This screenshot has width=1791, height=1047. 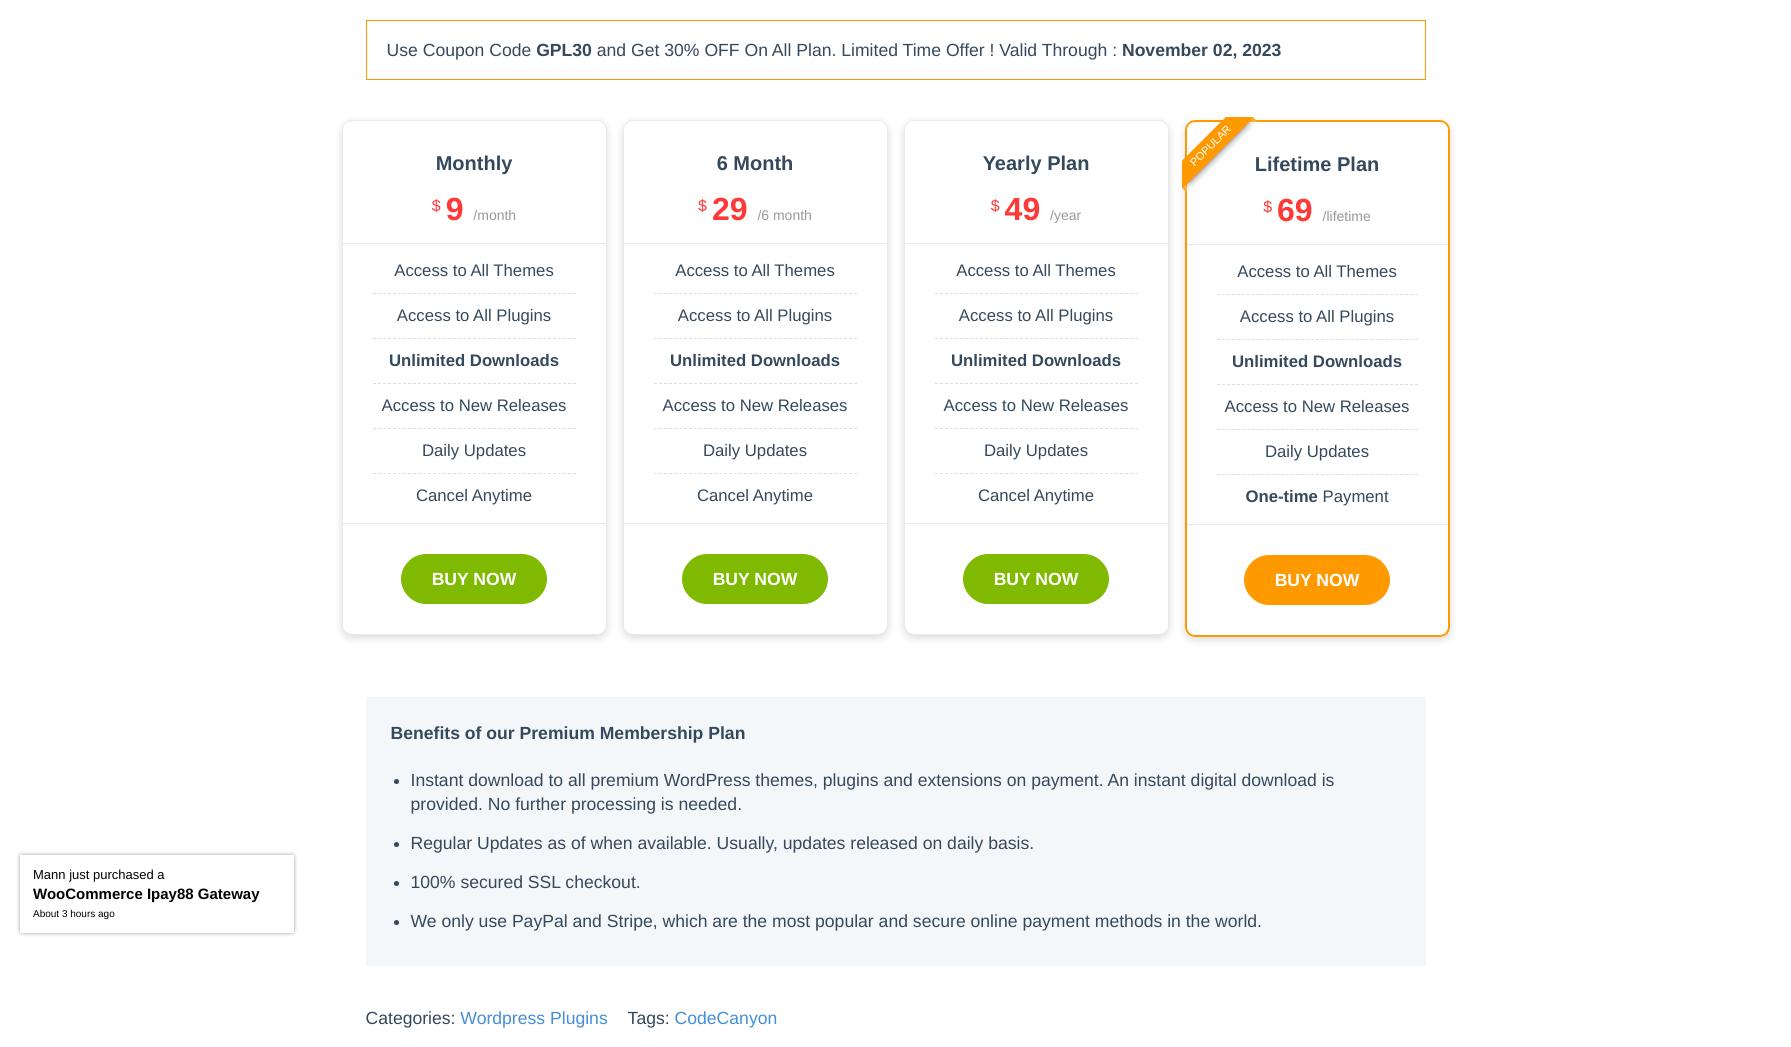 What do you see at coordinates (73, 914) in the screenshot?
I see `'About 3 hours ago'` at bounding box center [73, 914].